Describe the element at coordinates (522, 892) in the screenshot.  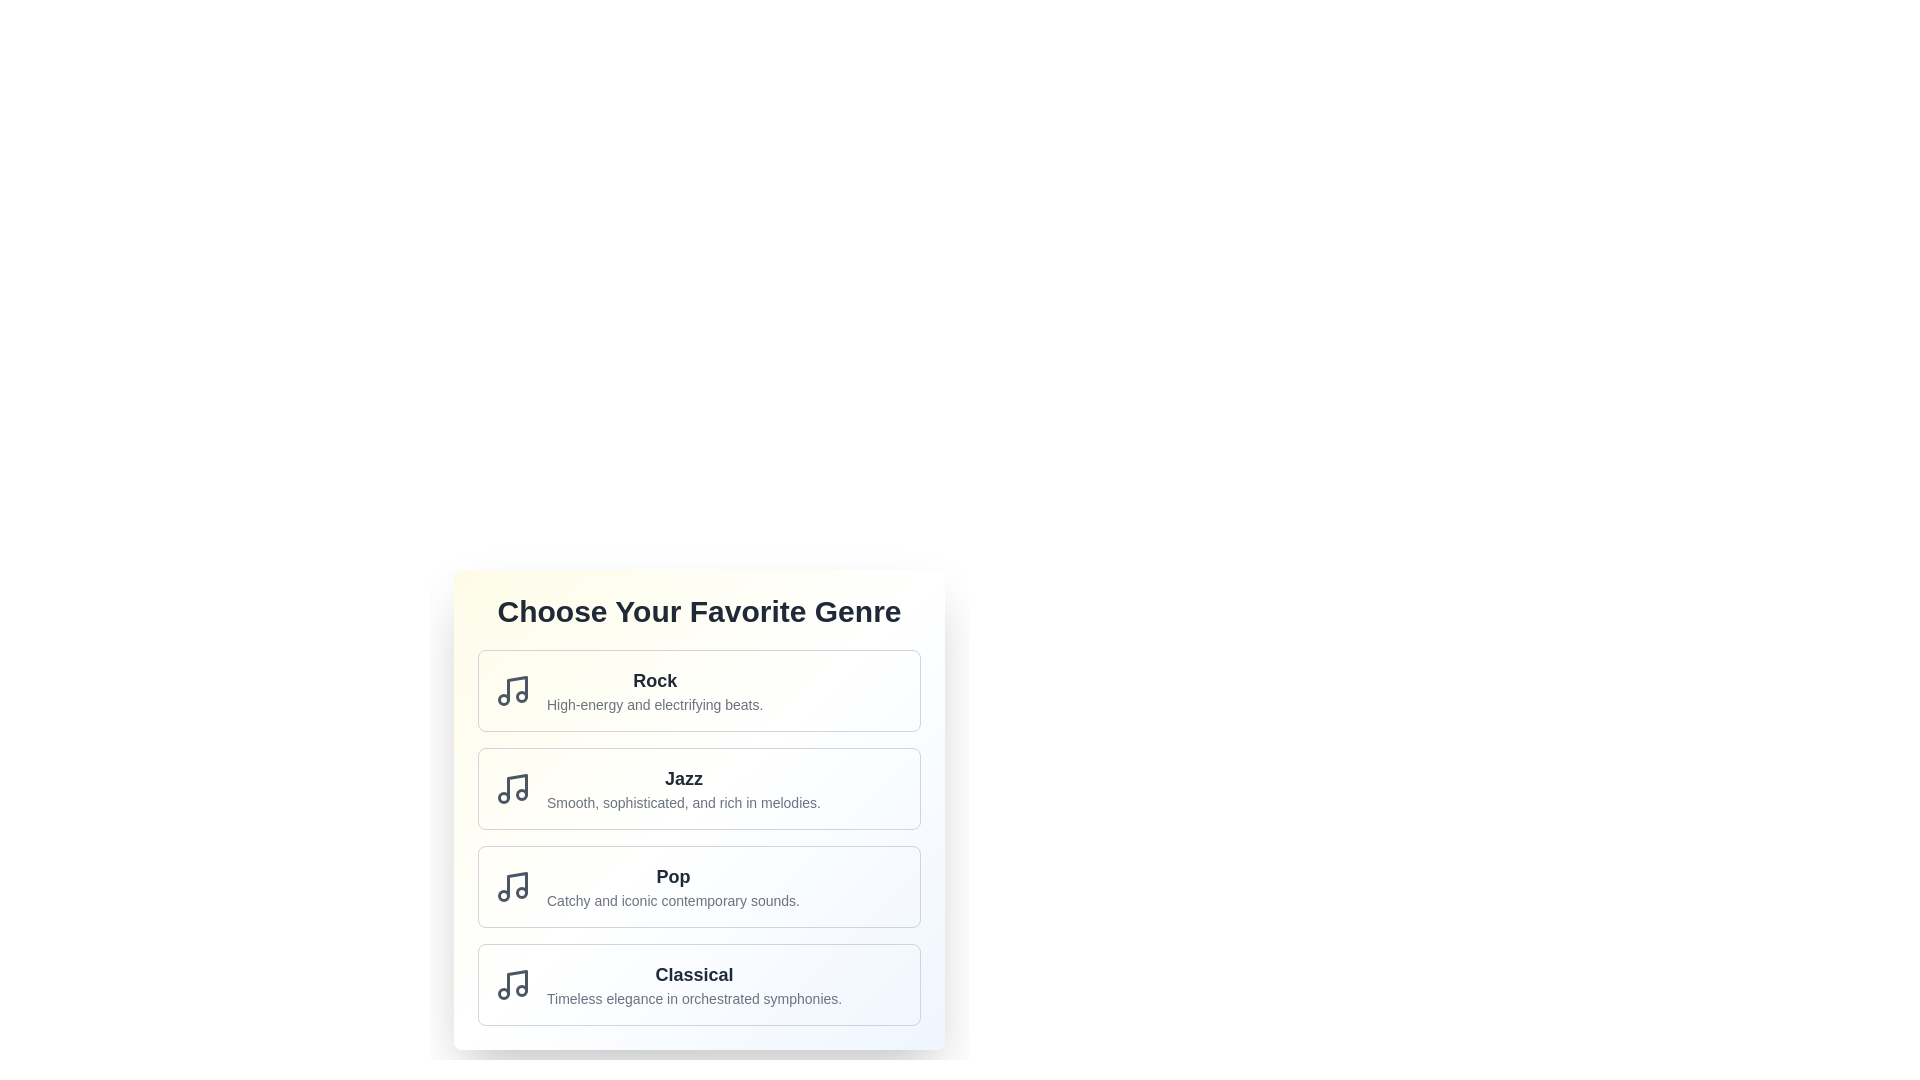
I see `the small circular graphic element inside the musical note icon representing the 'Pop' genre, which is located in the third list item of the genre selection interface` at that location.